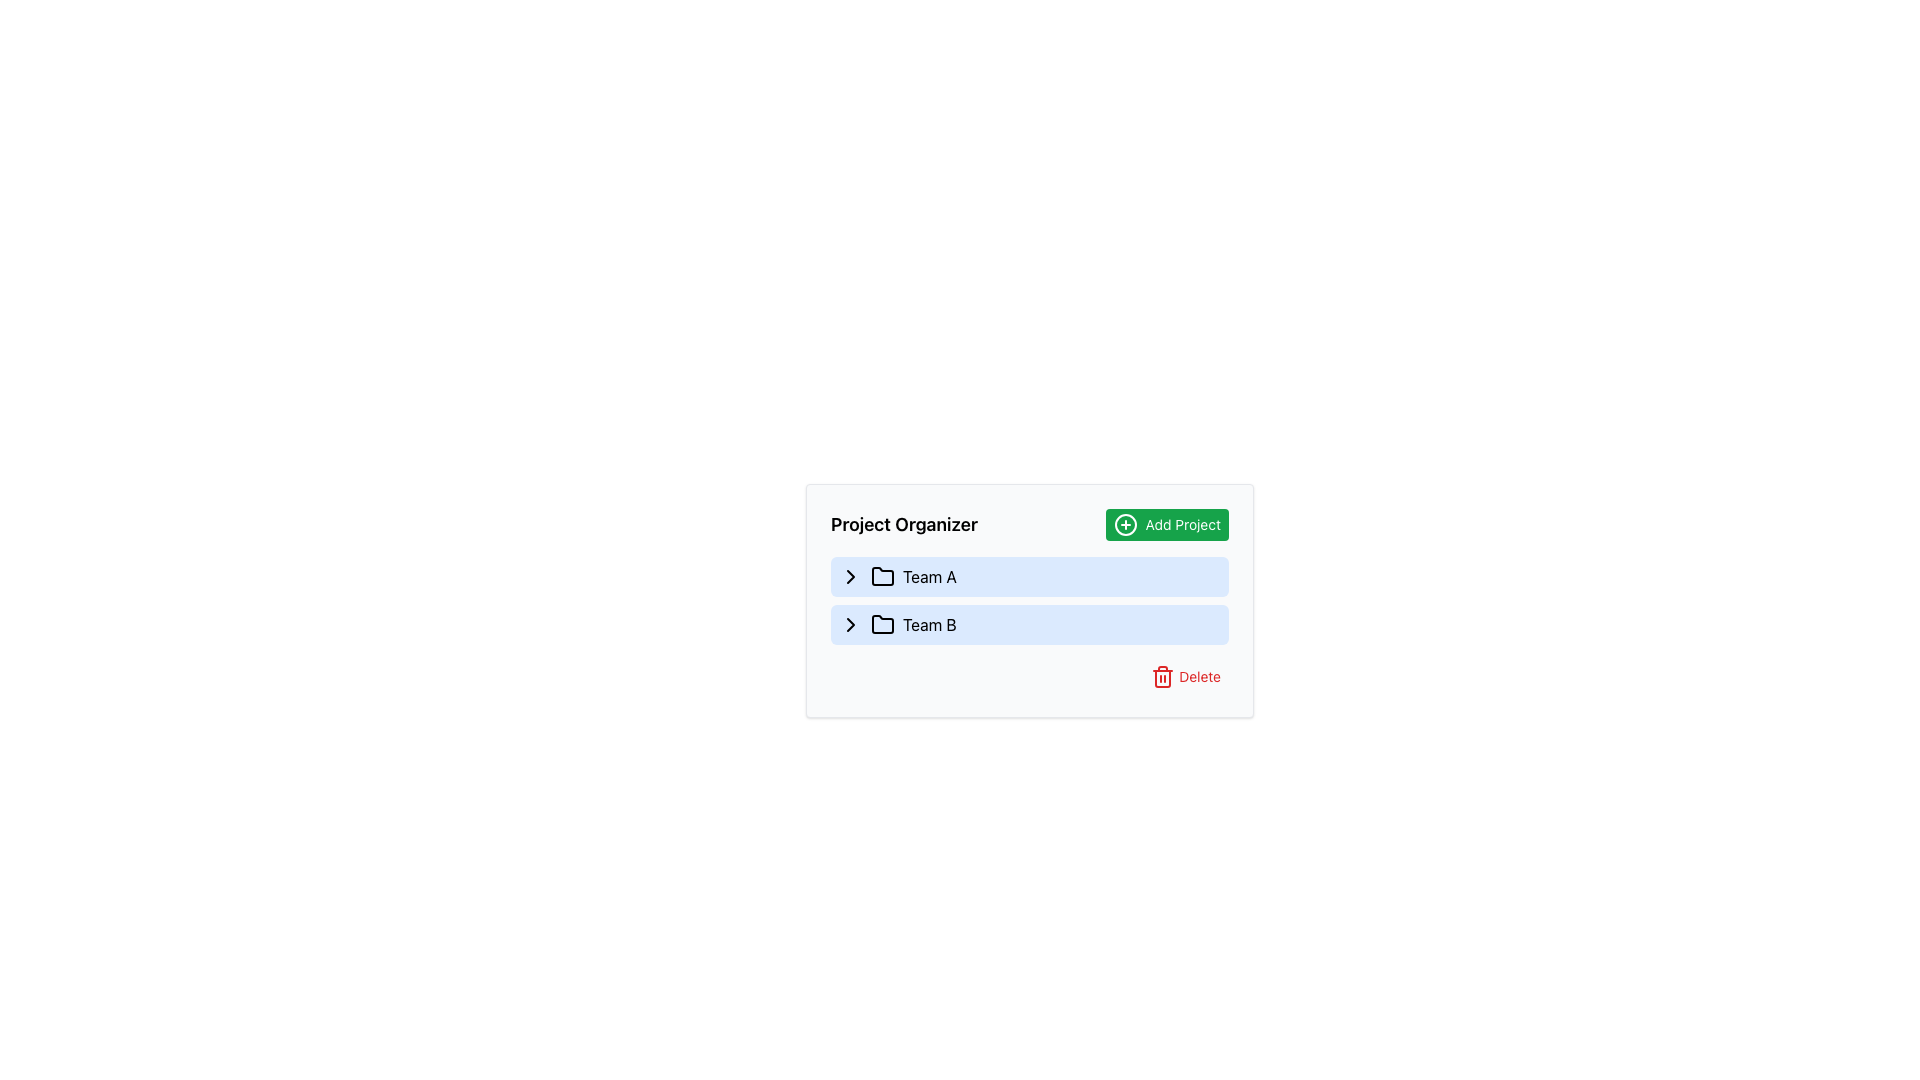 The image size is (1920, 1080). Describe the element at coordinates (850, 623) in the screenshot. I see `the chevron icon for 'Team A' in the 'Project Organizer' section` at that location.